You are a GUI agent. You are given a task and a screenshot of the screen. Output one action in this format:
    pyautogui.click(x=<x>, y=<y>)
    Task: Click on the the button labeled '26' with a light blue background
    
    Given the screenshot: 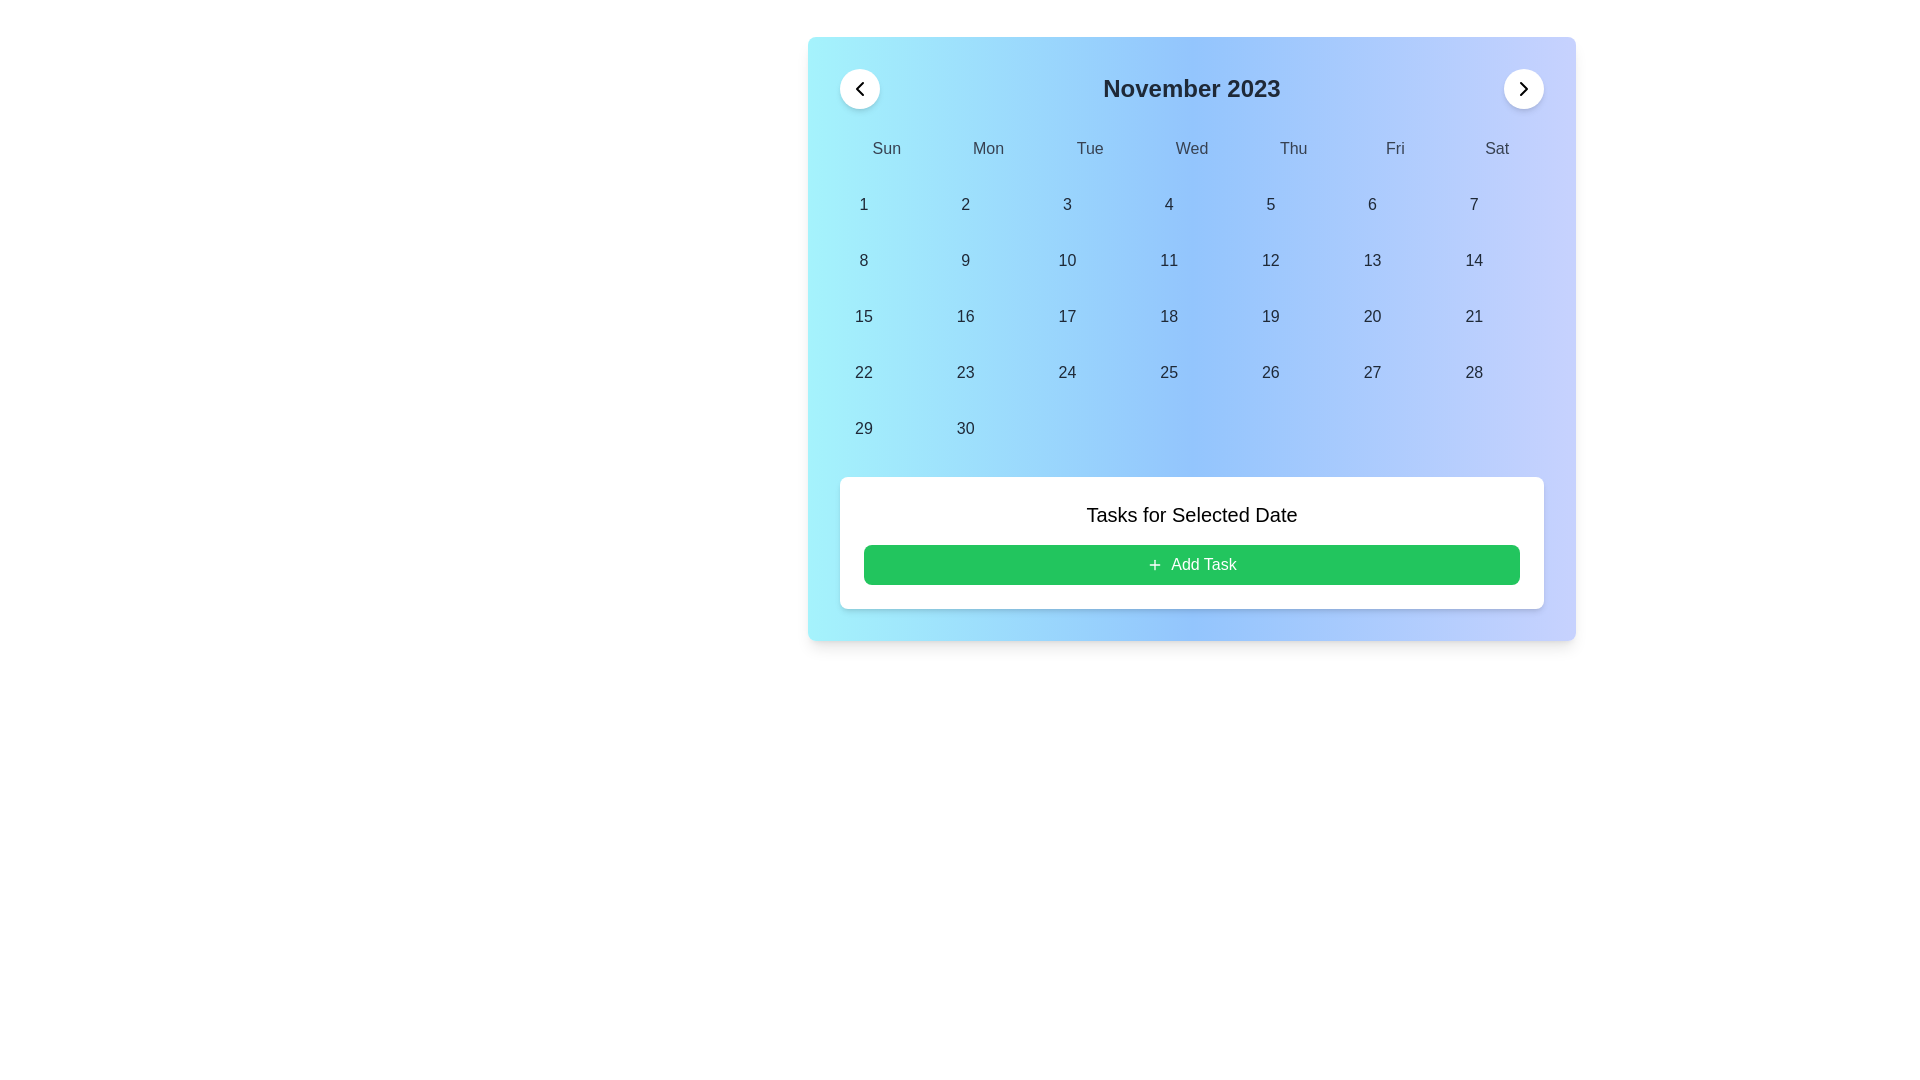 What is the action you would take?
    pyautogui.click(x=1269, y=373)
    